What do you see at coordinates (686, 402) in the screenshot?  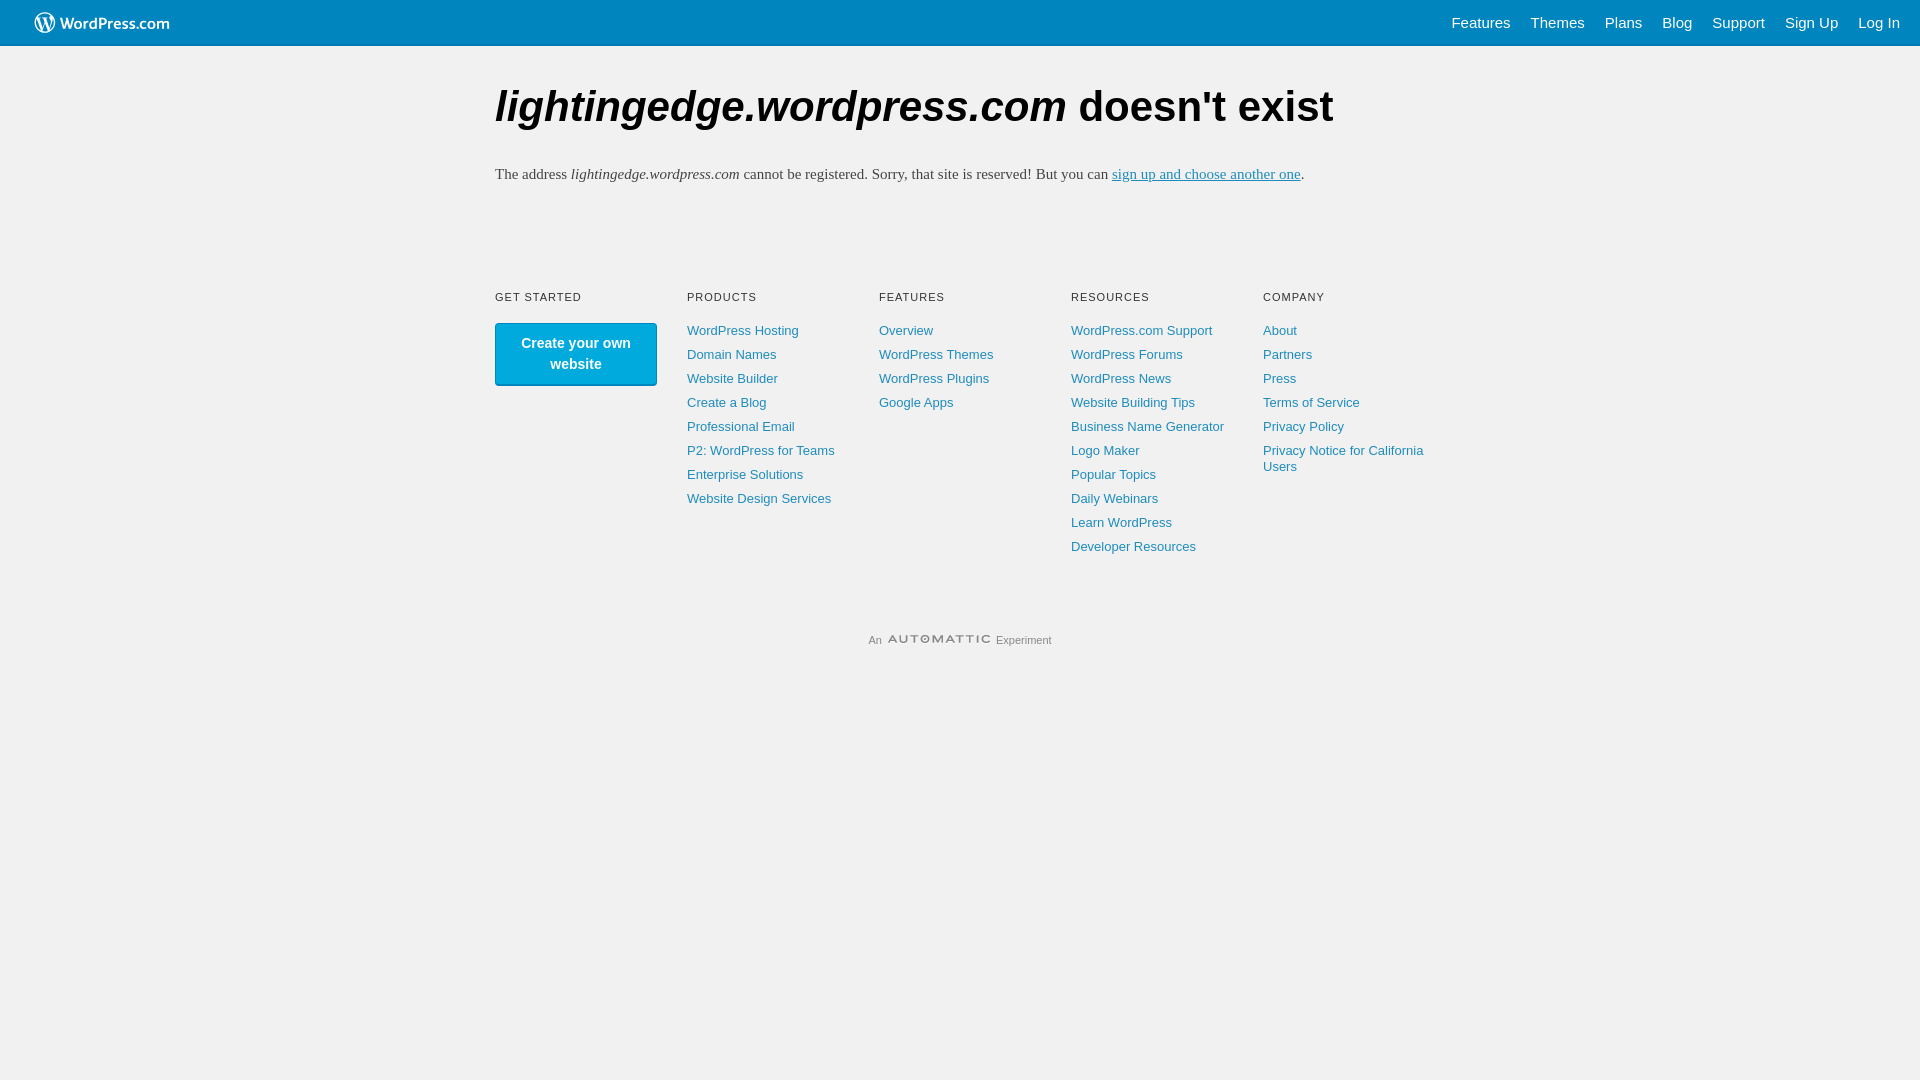 I see `'Create a Blog'` at bounding box center [686, 402].